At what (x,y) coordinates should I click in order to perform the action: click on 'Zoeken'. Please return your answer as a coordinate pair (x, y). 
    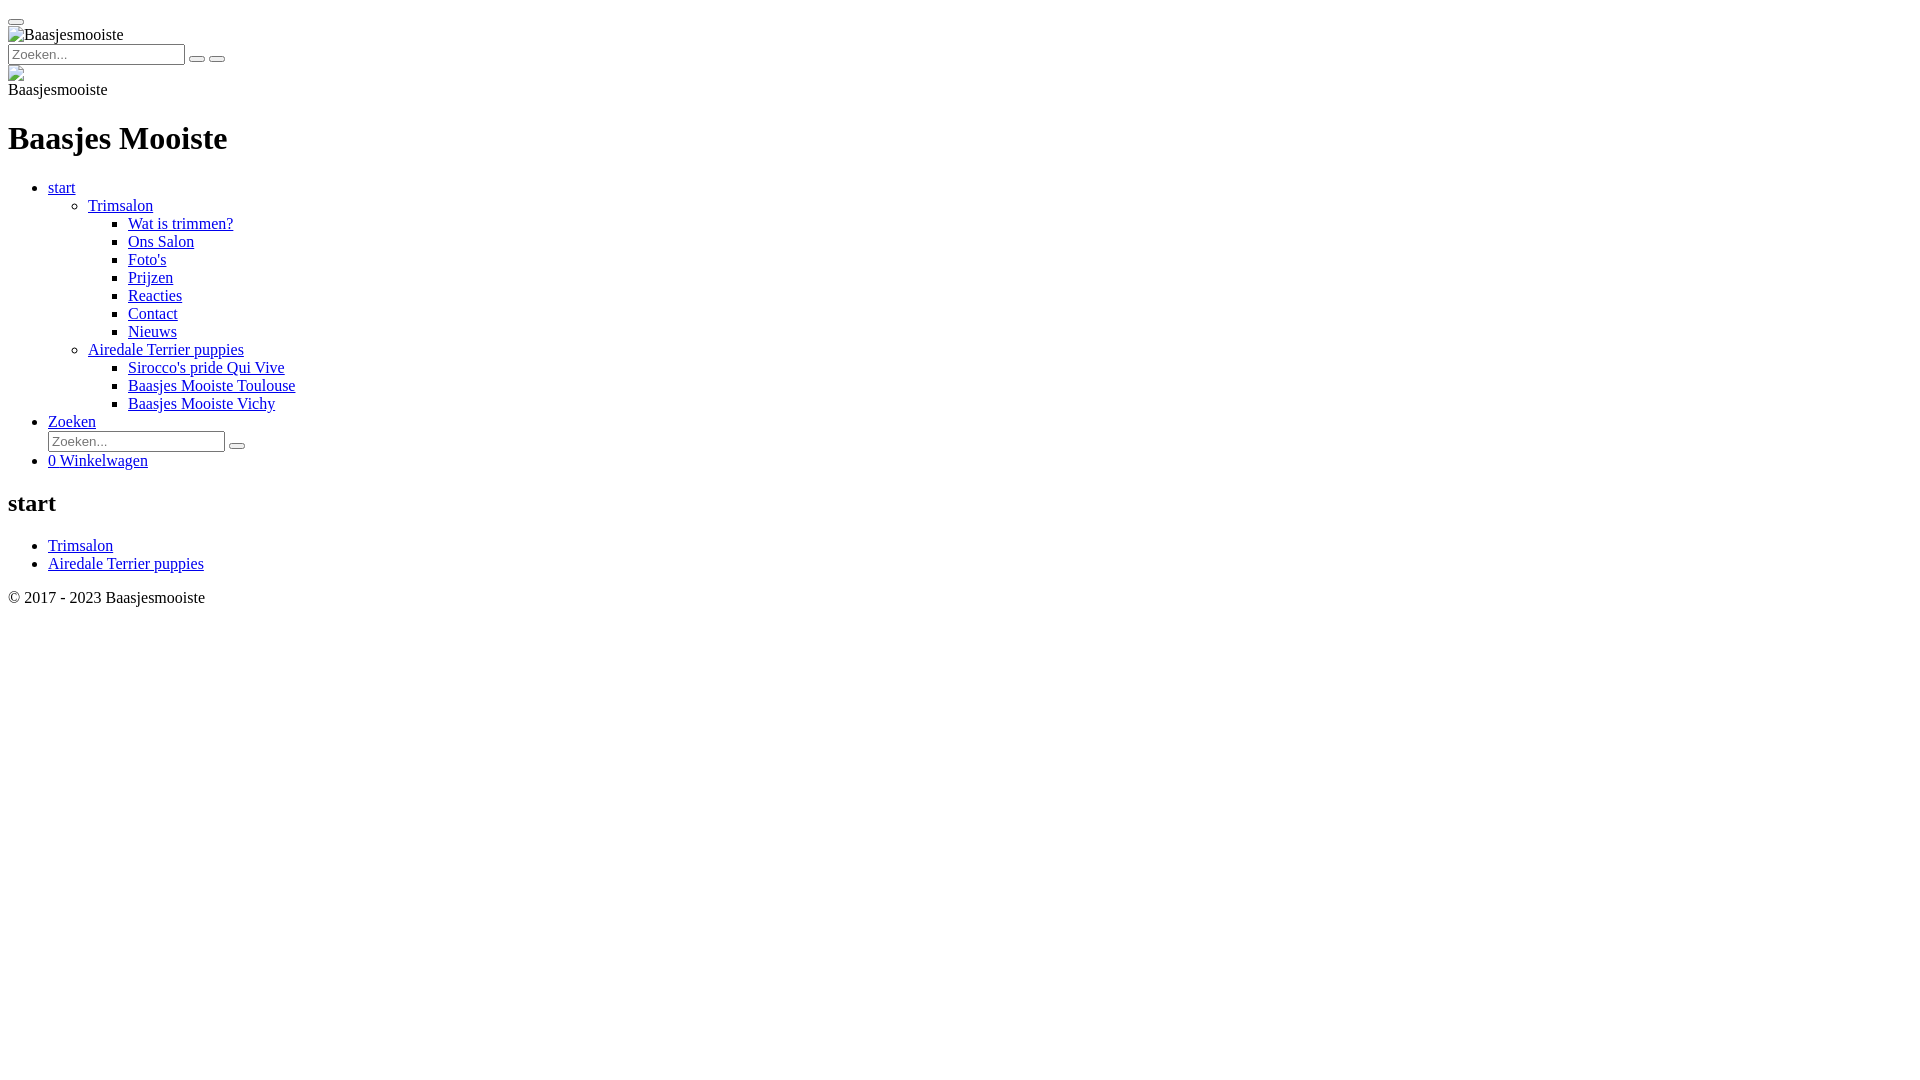
    Looking at the image, I should click on (72, 420).